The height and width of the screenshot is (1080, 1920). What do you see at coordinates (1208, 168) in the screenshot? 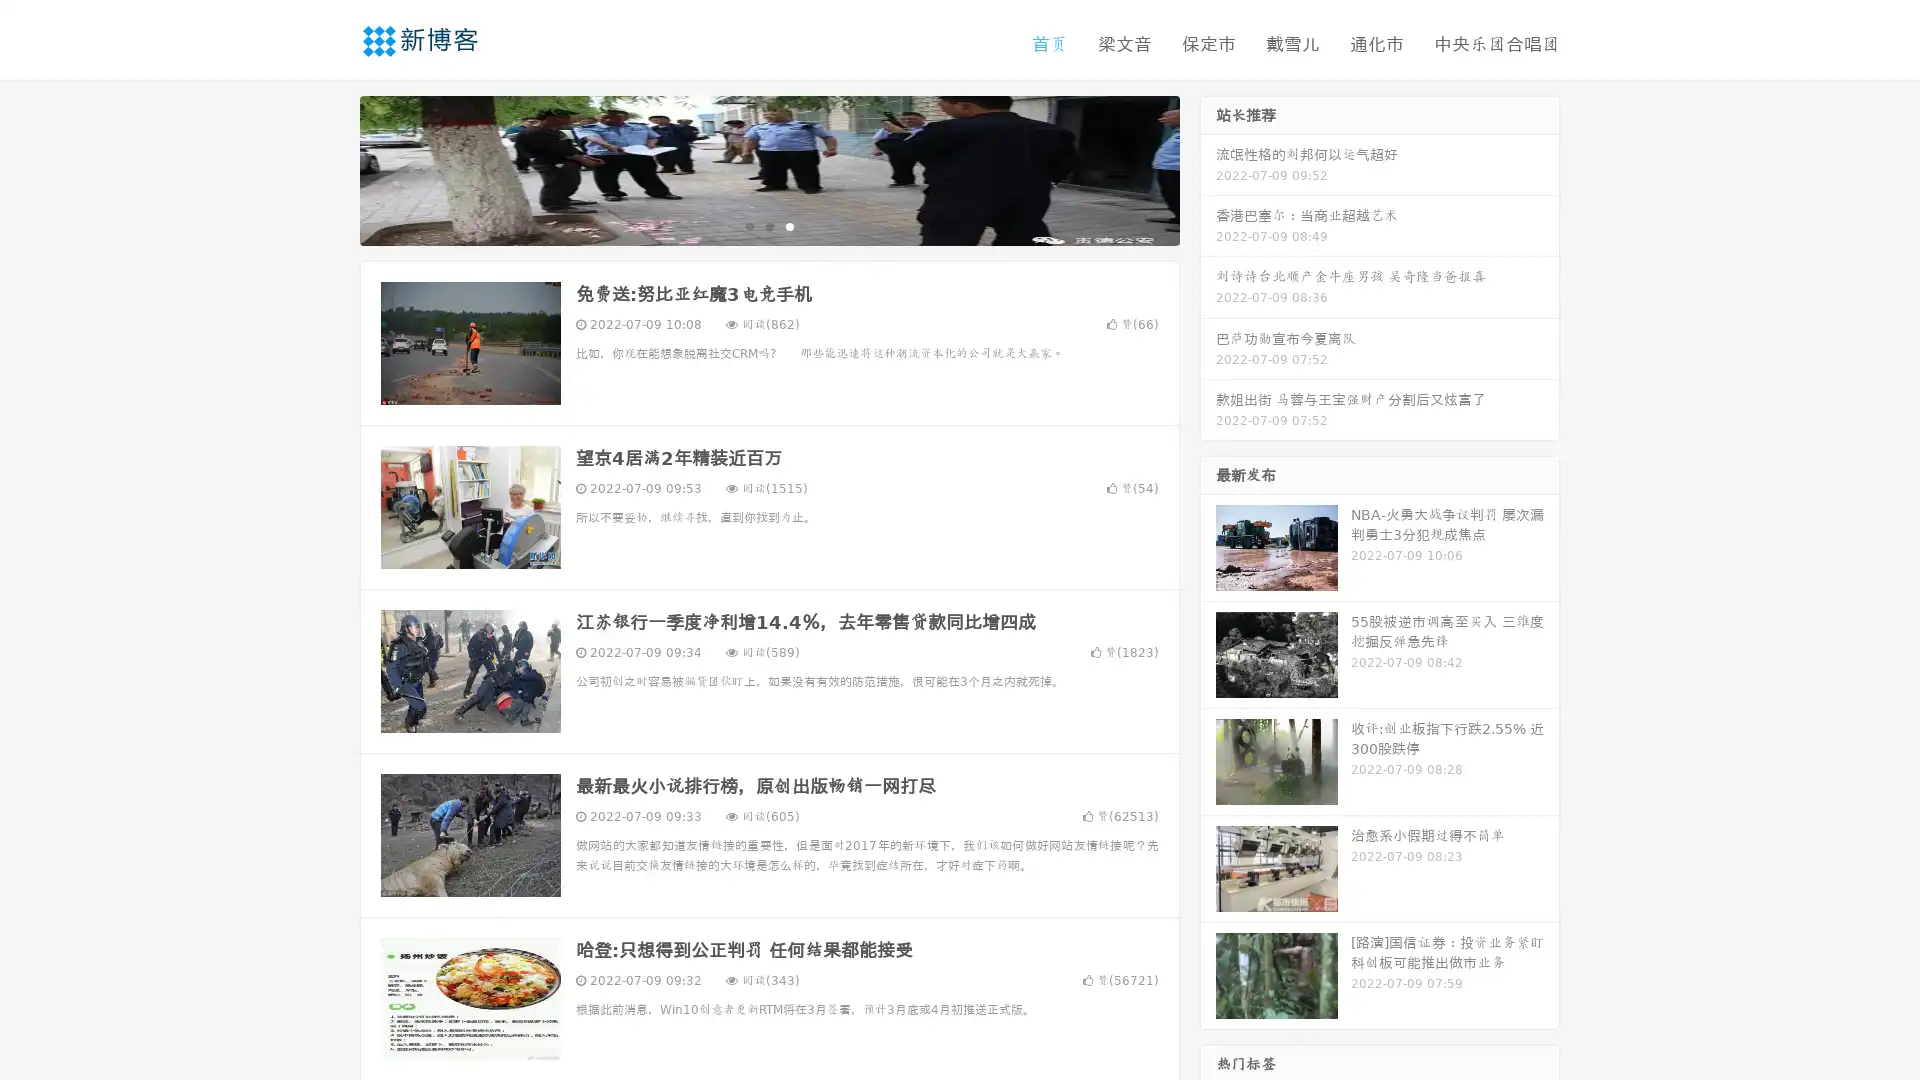
I see `Next slide` at bounding box center [1208, 168].